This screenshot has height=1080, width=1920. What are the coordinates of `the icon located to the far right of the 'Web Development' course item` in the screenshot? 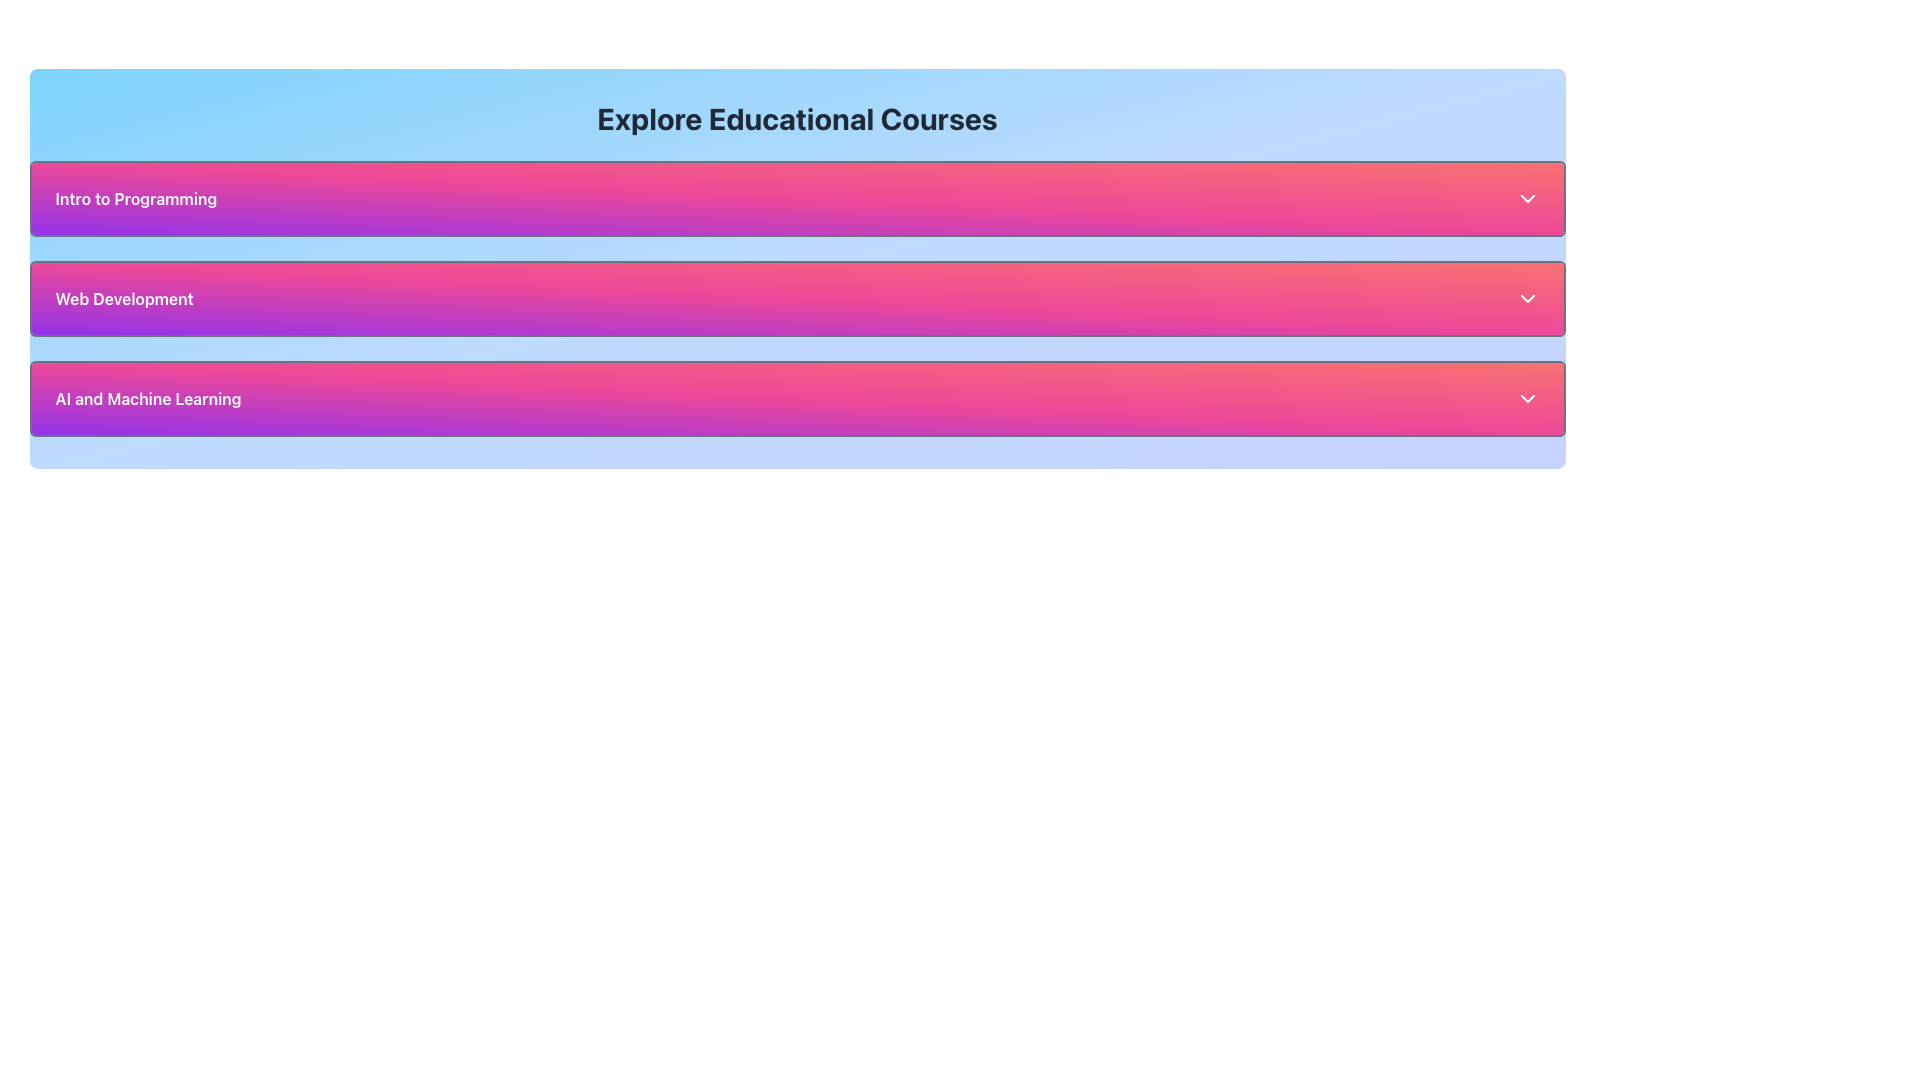 It's located at (1526, 299).